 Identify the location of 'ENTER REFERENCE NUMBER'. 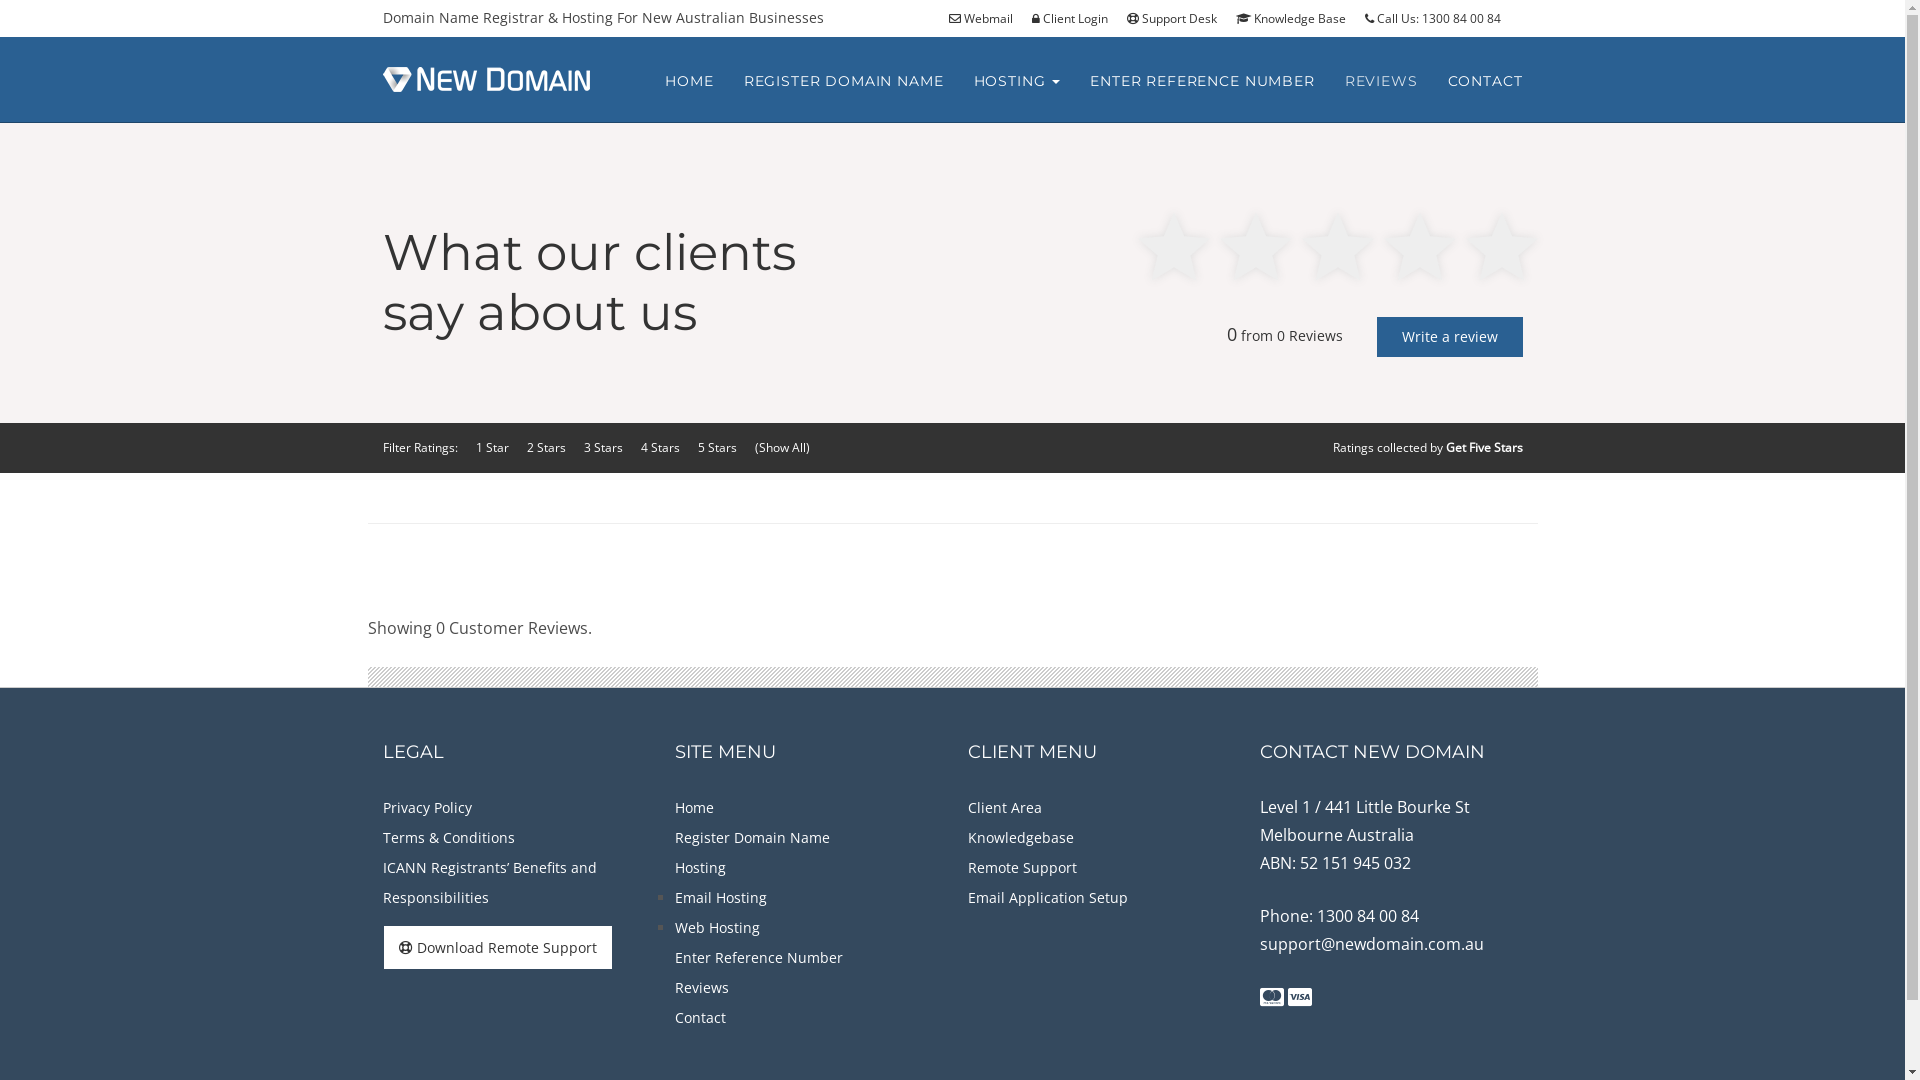
(1200, 80).